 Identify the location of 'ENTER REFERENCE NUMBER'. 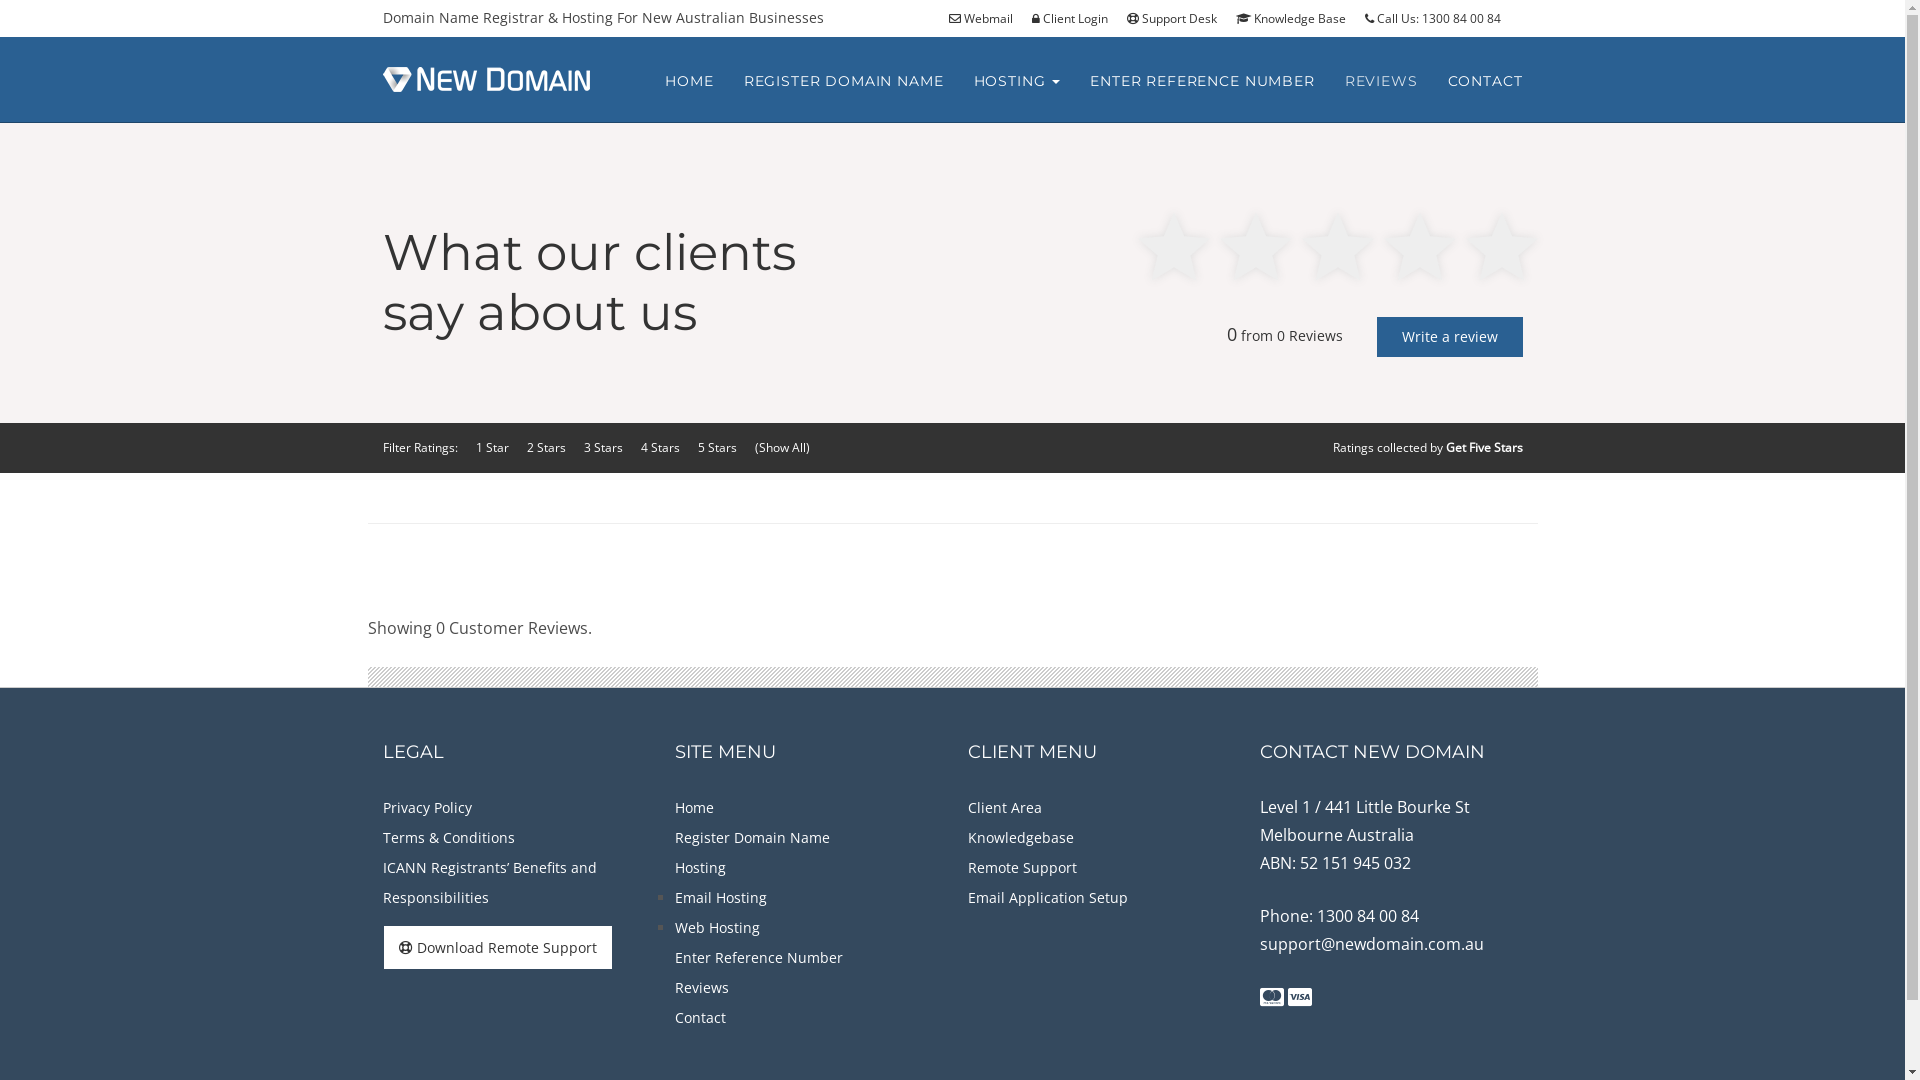
(1200, 80).